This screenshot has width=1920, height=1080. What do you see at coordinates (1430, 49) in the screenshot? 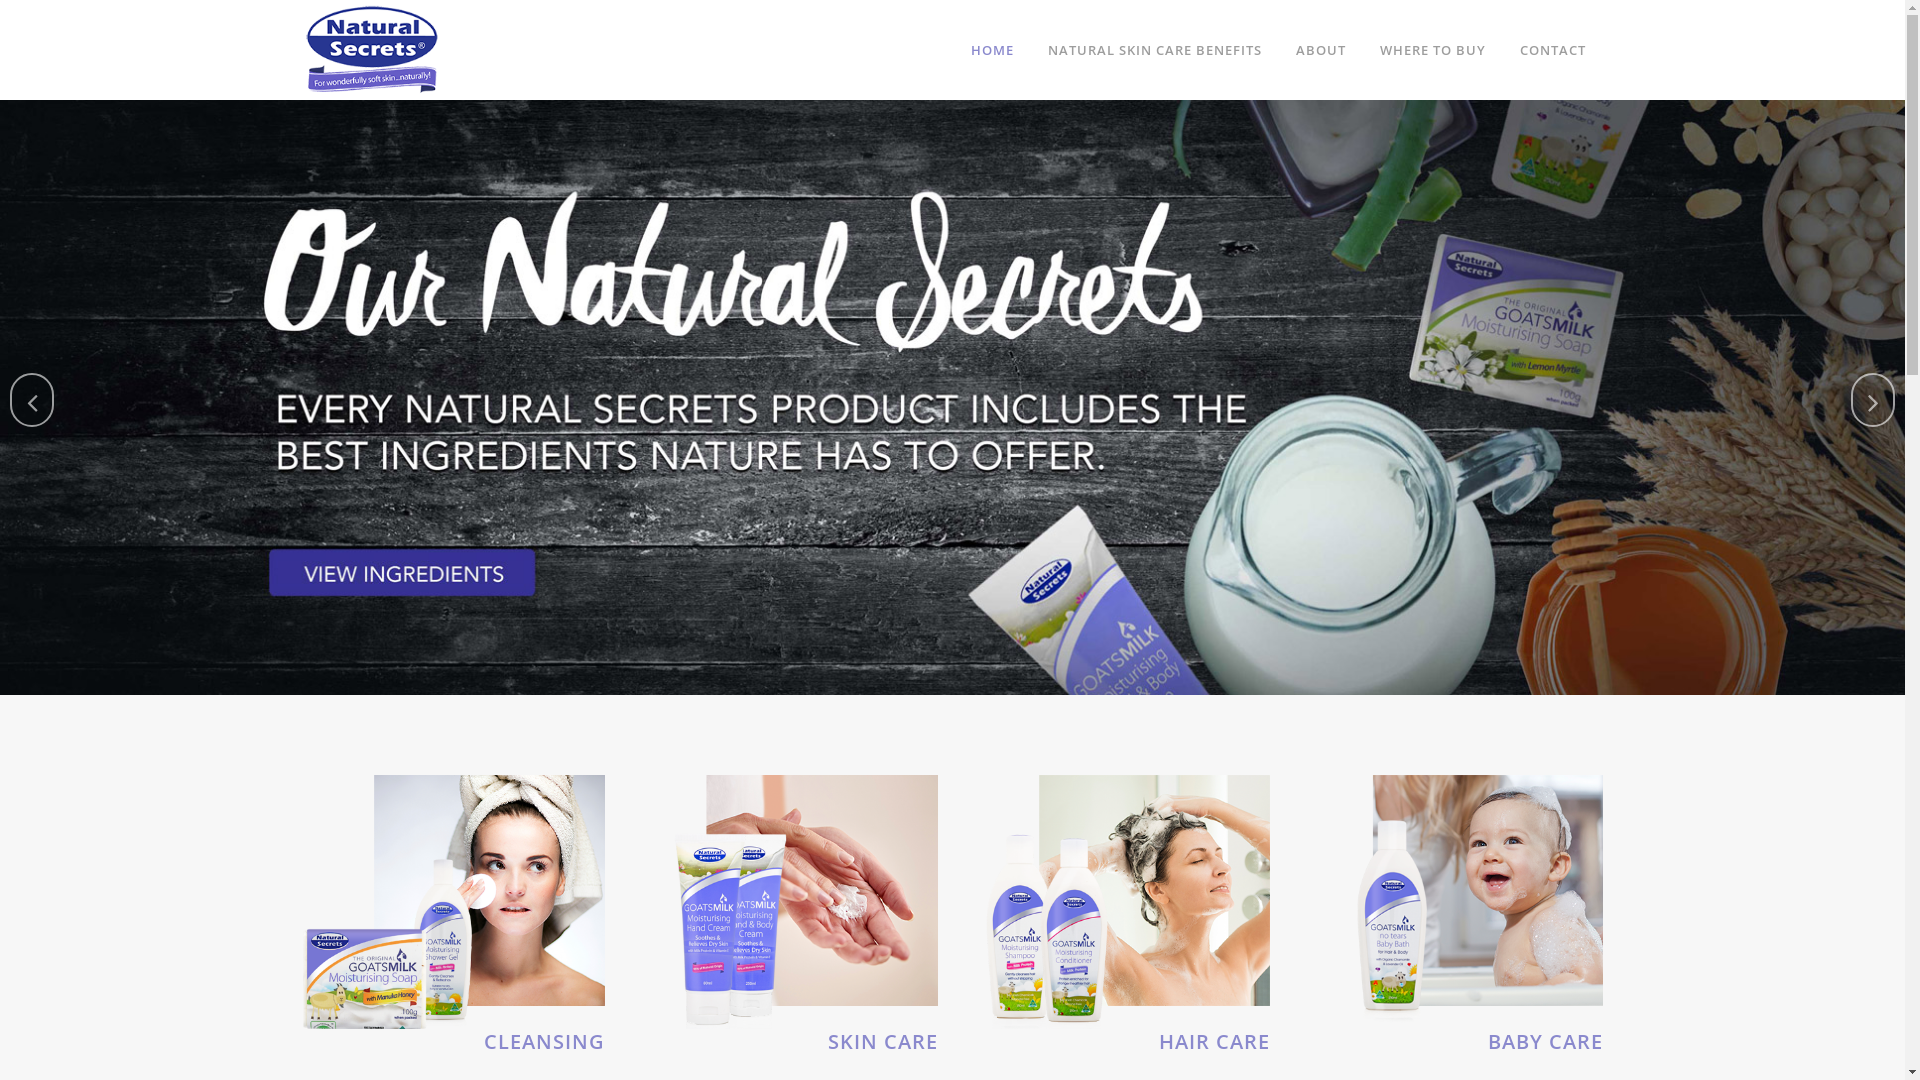
I see `'WHERE TO BUY'` at bounding box center [1430, 49].